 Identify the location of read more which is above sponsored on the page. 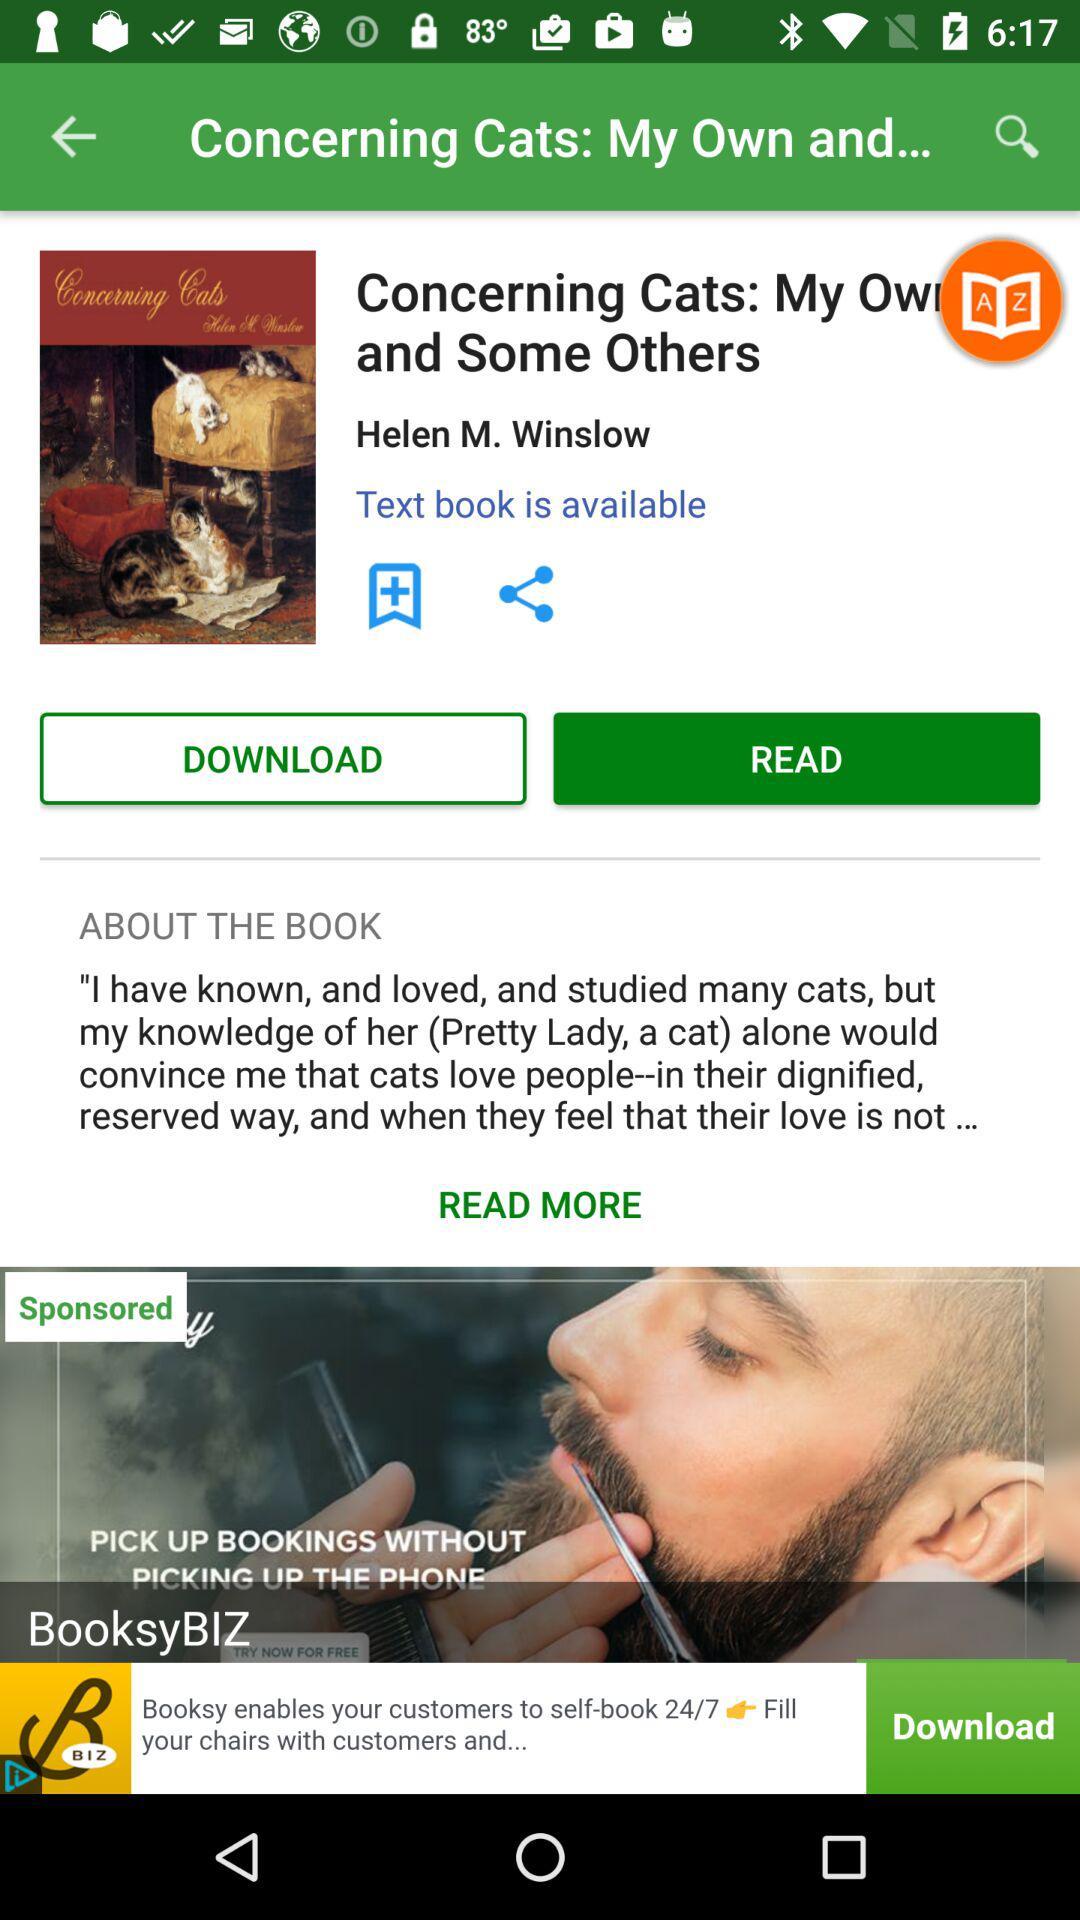
(540, 1203).